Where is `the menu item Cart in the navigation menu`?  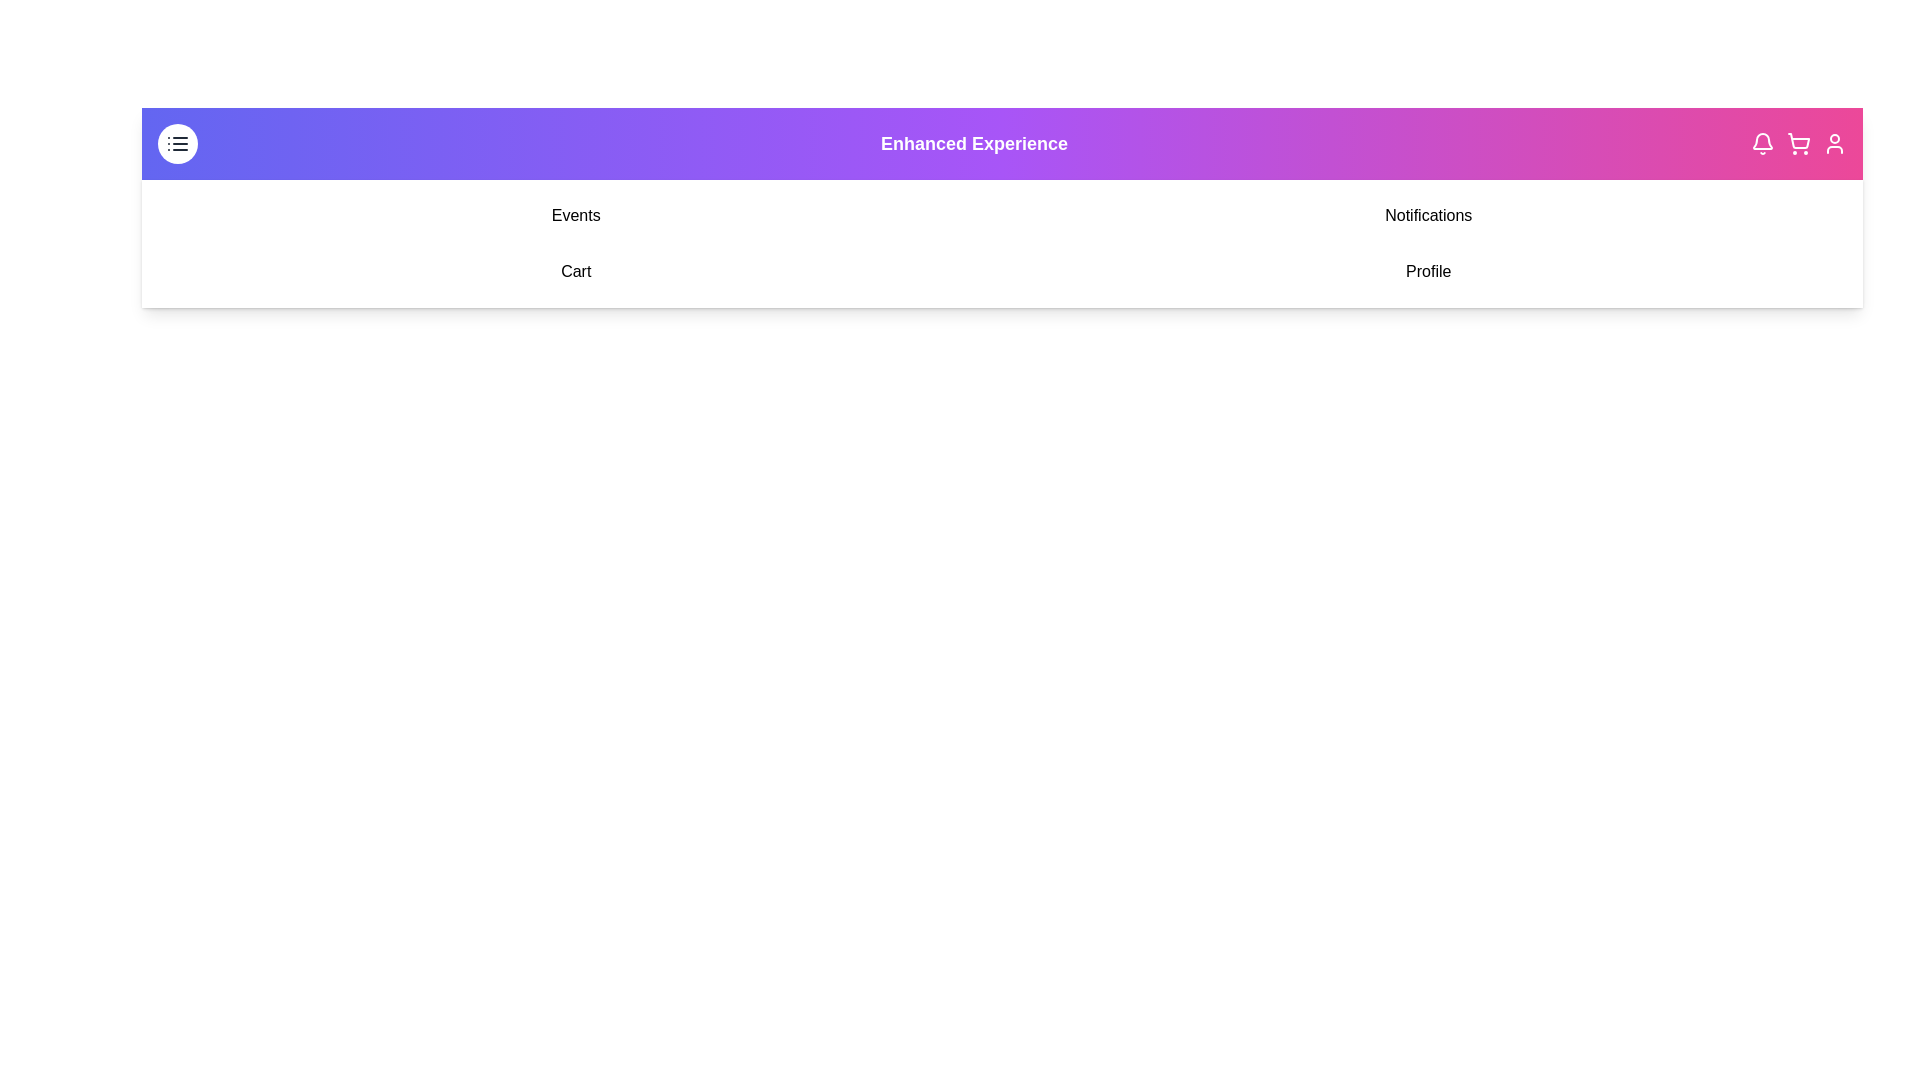 the menu item Cart in the navigation menu is located at coordinates (575, 272).